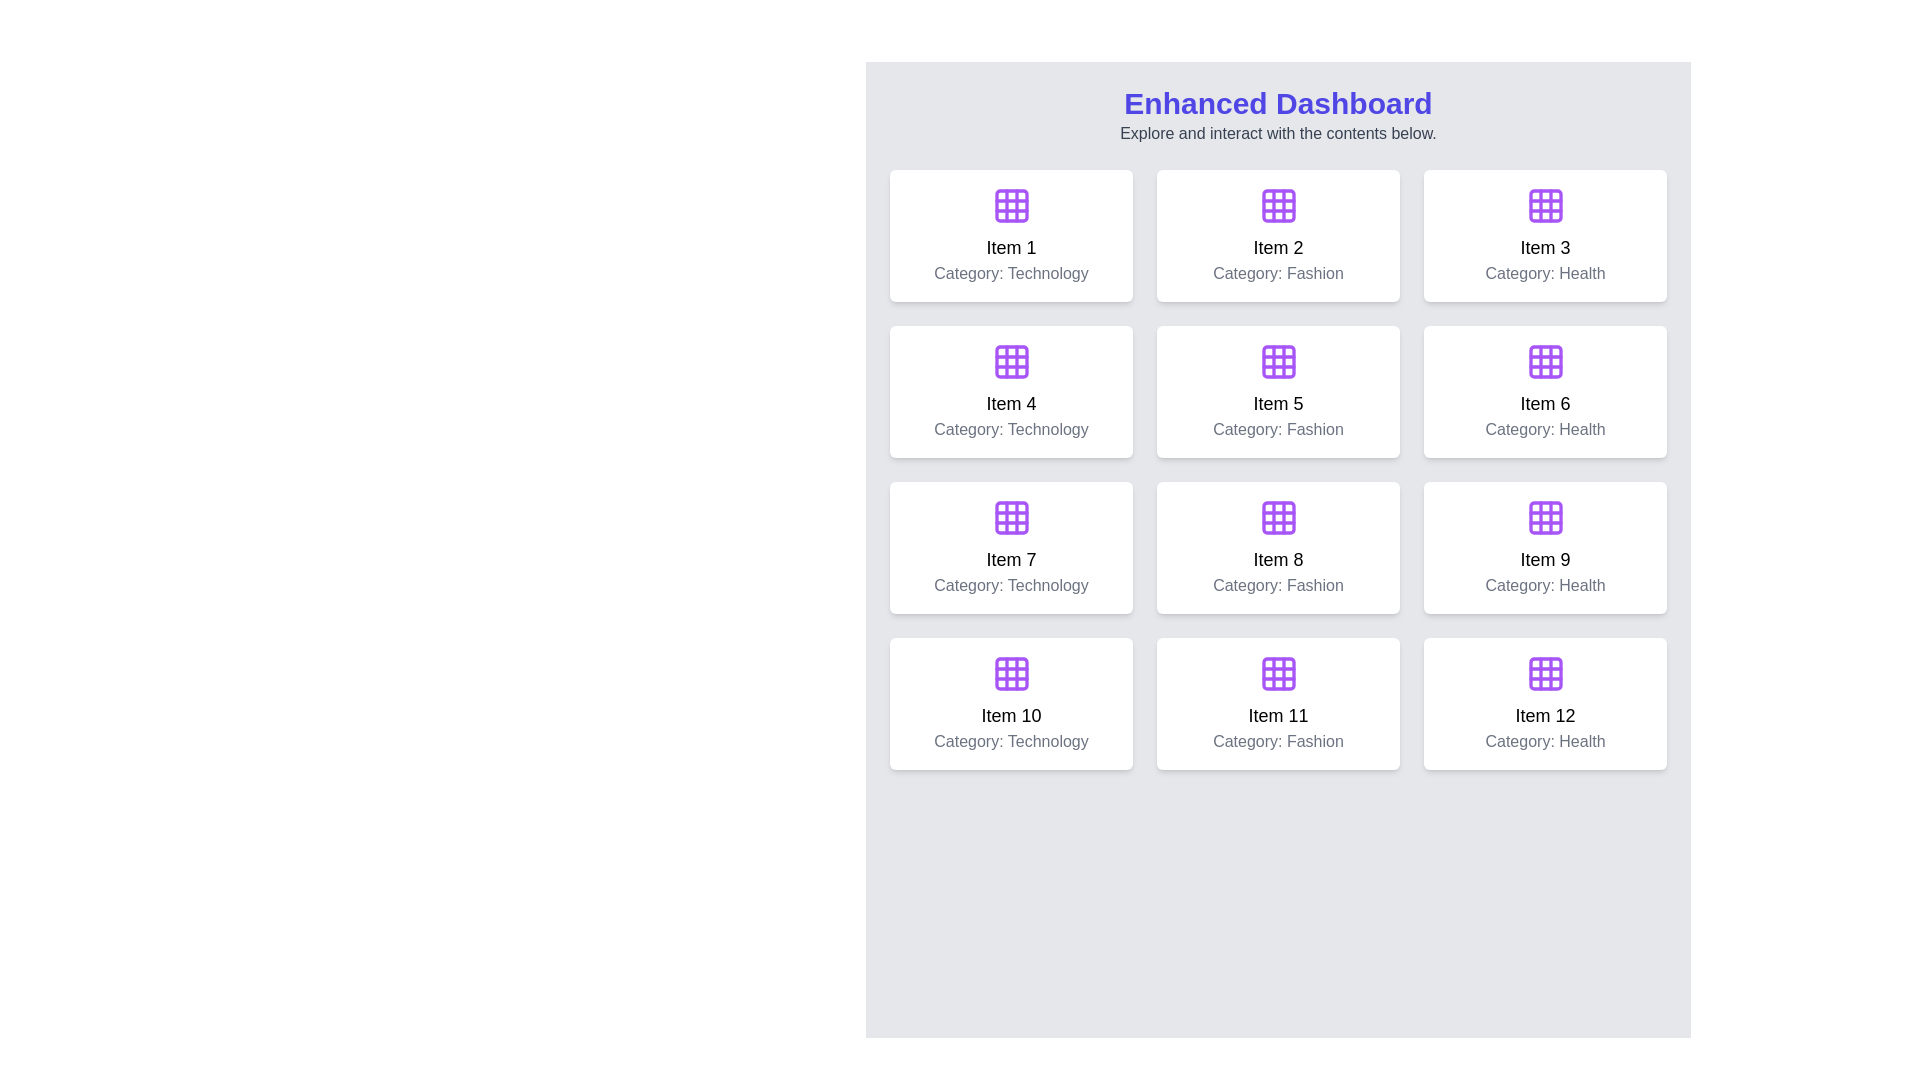 This screenshot has width=1920, height=1080. I want to click on the text label displaying the title of the content represented by the card for 'Item 8' in the 'Fashion' category, which is located near the center of the card, so click(1277, 559).